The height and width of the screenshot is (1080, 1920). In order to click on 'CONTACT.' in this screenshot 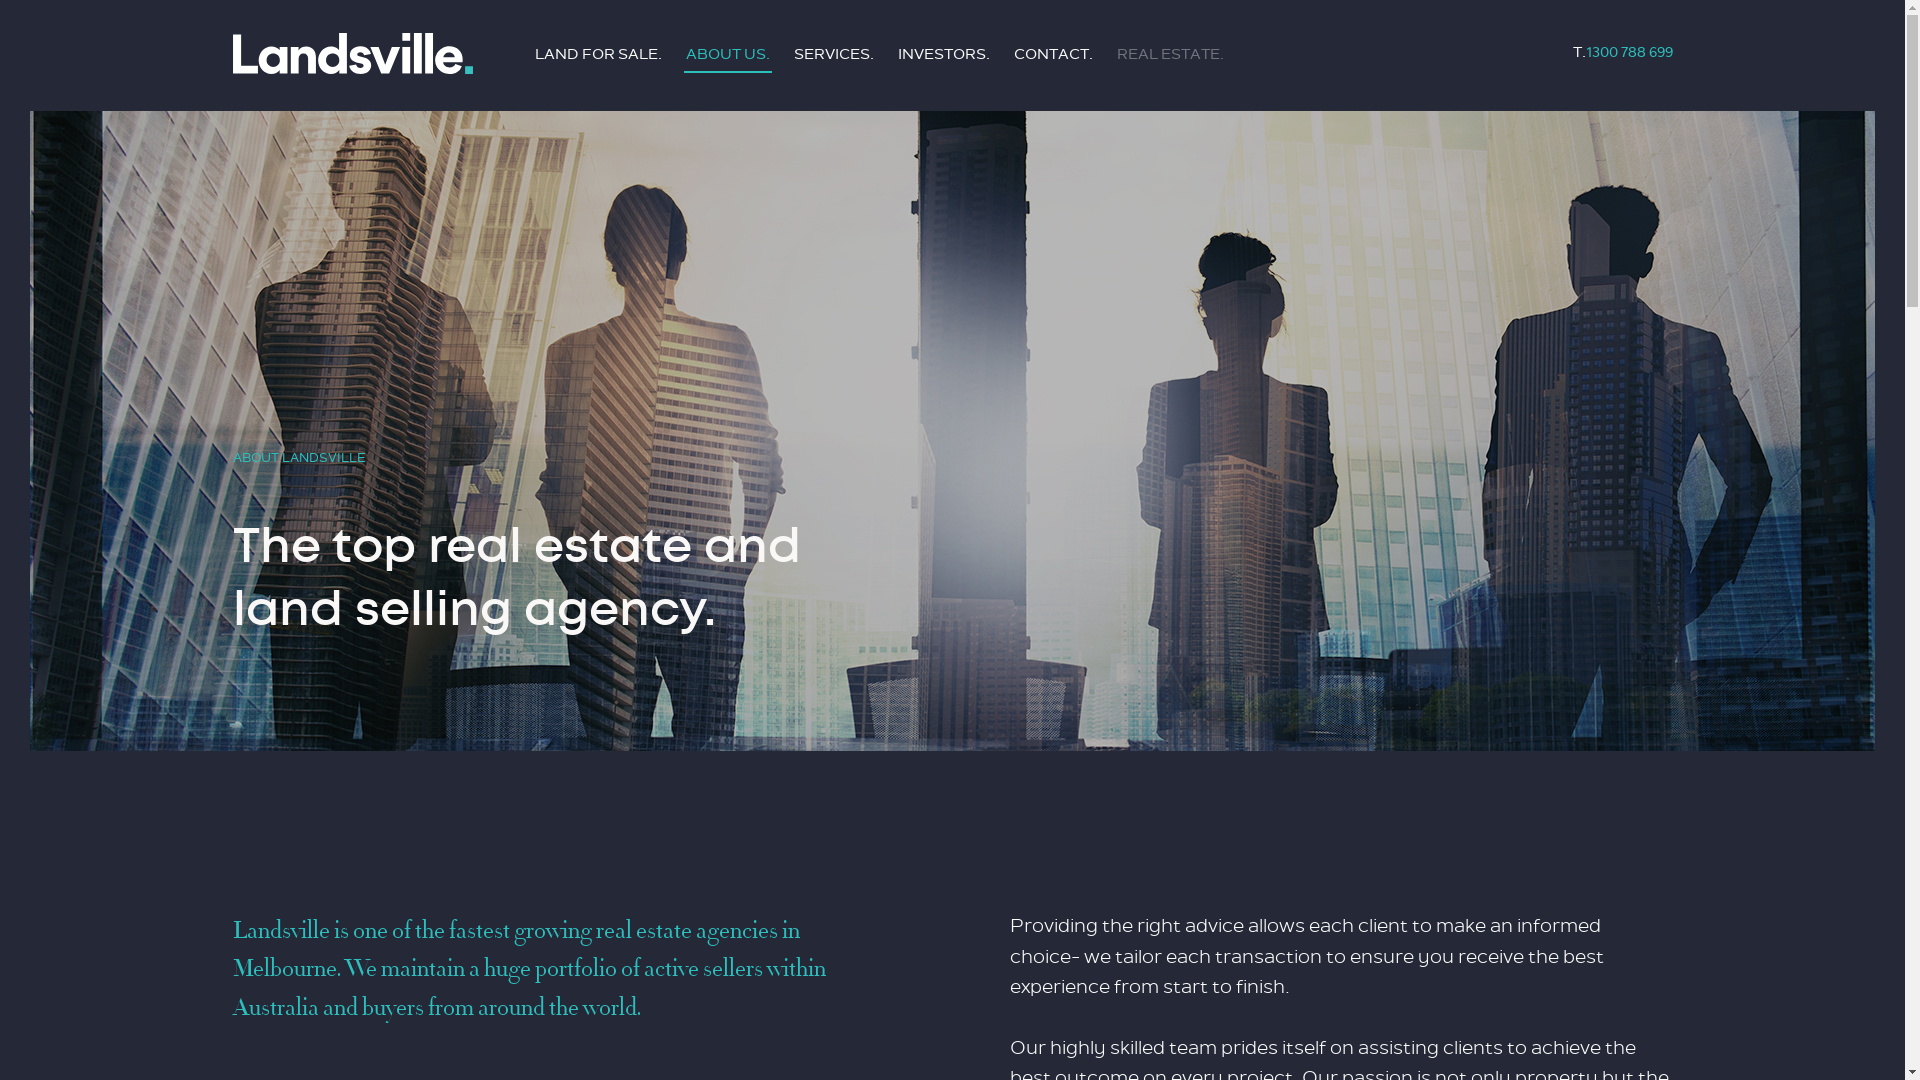, I will do `click(1052, 53)`.